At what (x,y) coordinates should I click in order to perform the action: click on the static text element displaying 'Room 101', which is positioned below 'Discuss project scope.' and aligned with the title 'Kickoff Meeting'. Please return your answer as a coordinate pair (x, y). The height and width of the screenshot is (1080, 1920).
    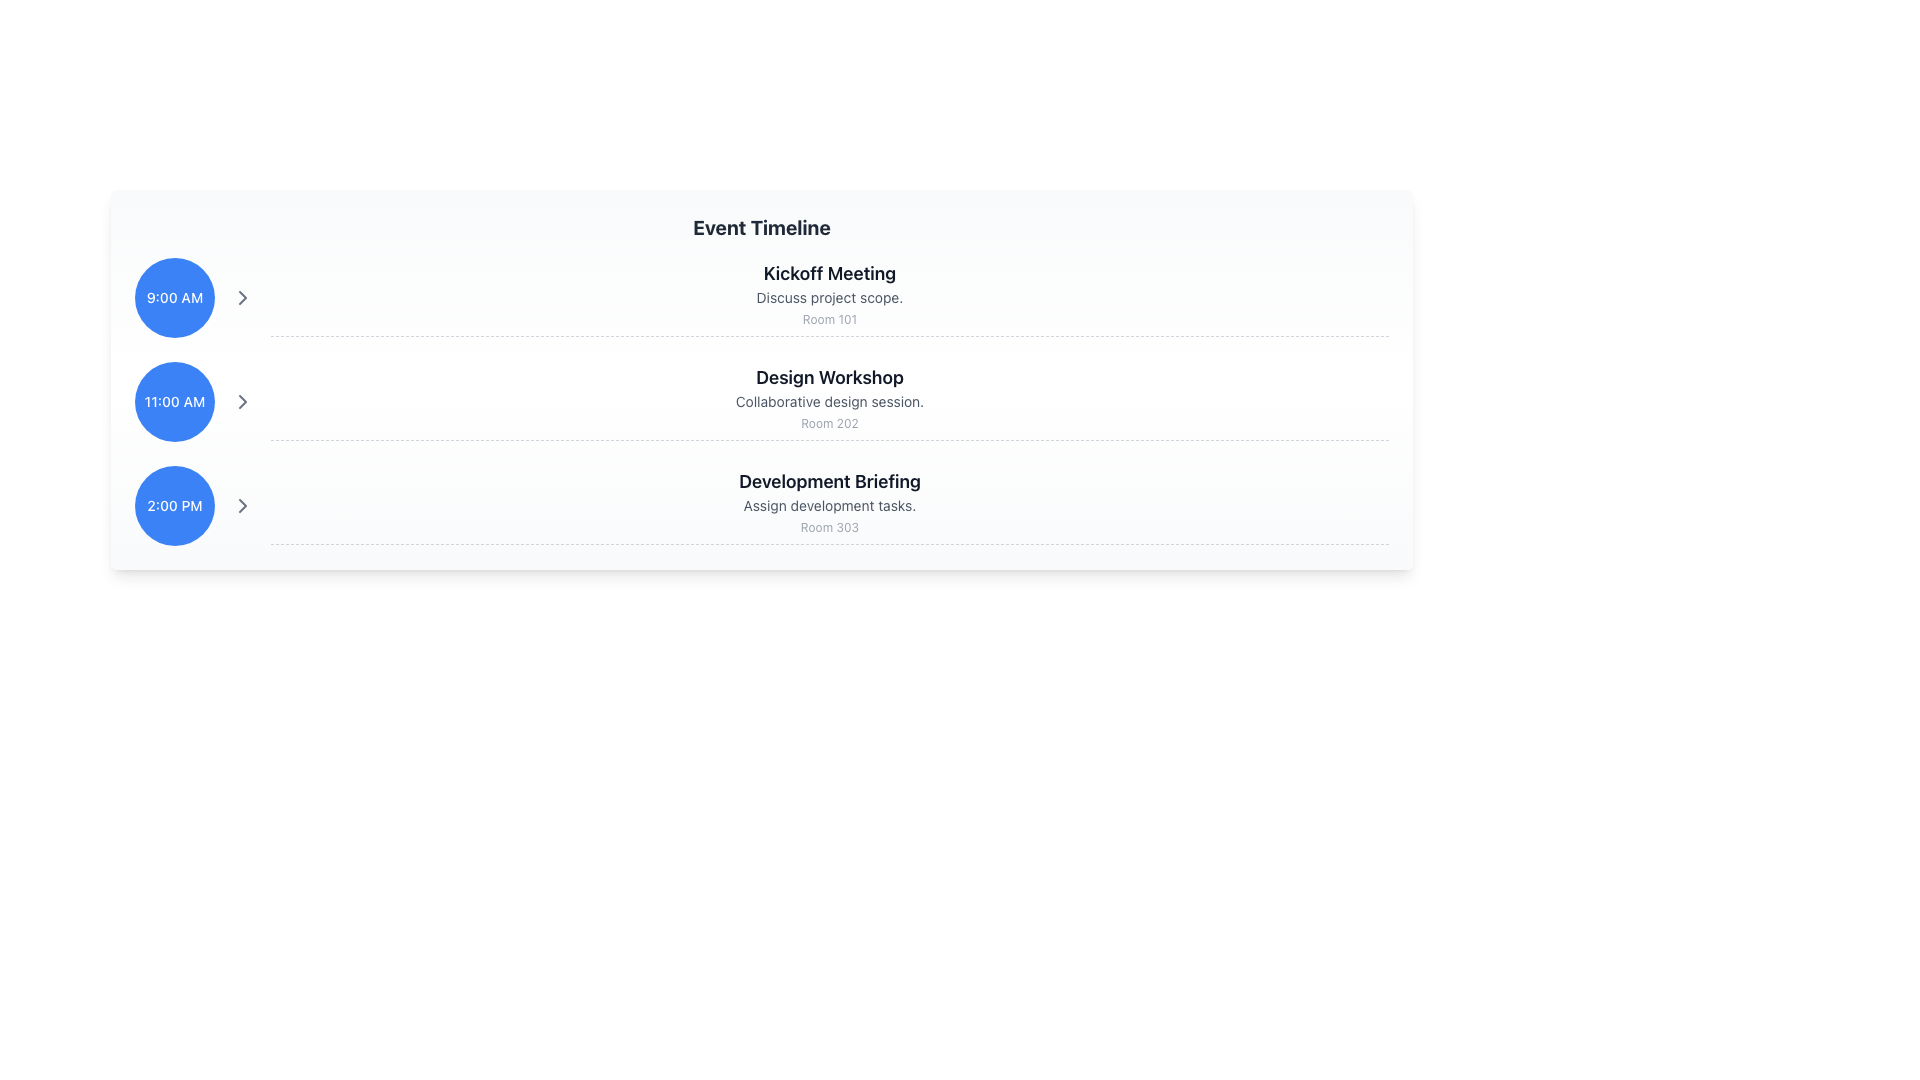
    Looking at the image, I should click on (830, 318).